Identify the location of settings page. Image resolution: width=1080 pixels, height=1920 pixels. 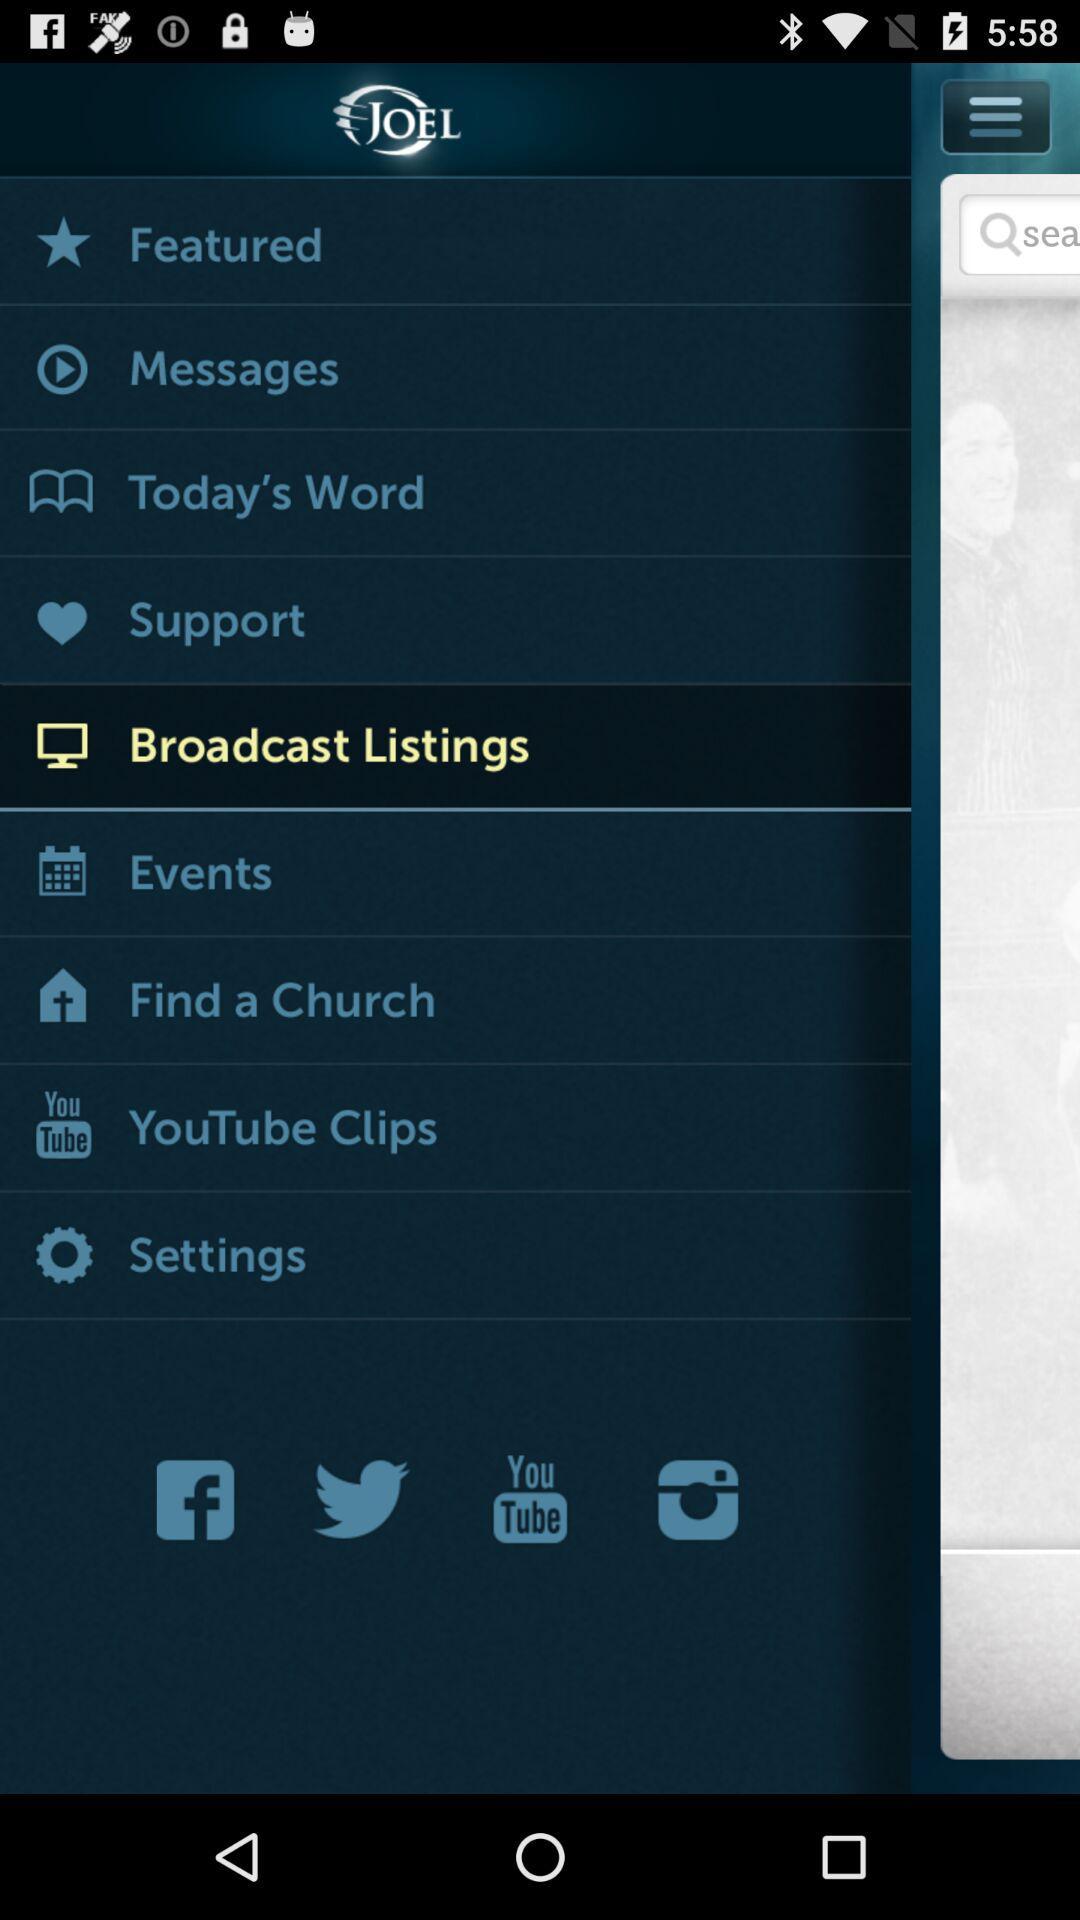
(455, 1256).